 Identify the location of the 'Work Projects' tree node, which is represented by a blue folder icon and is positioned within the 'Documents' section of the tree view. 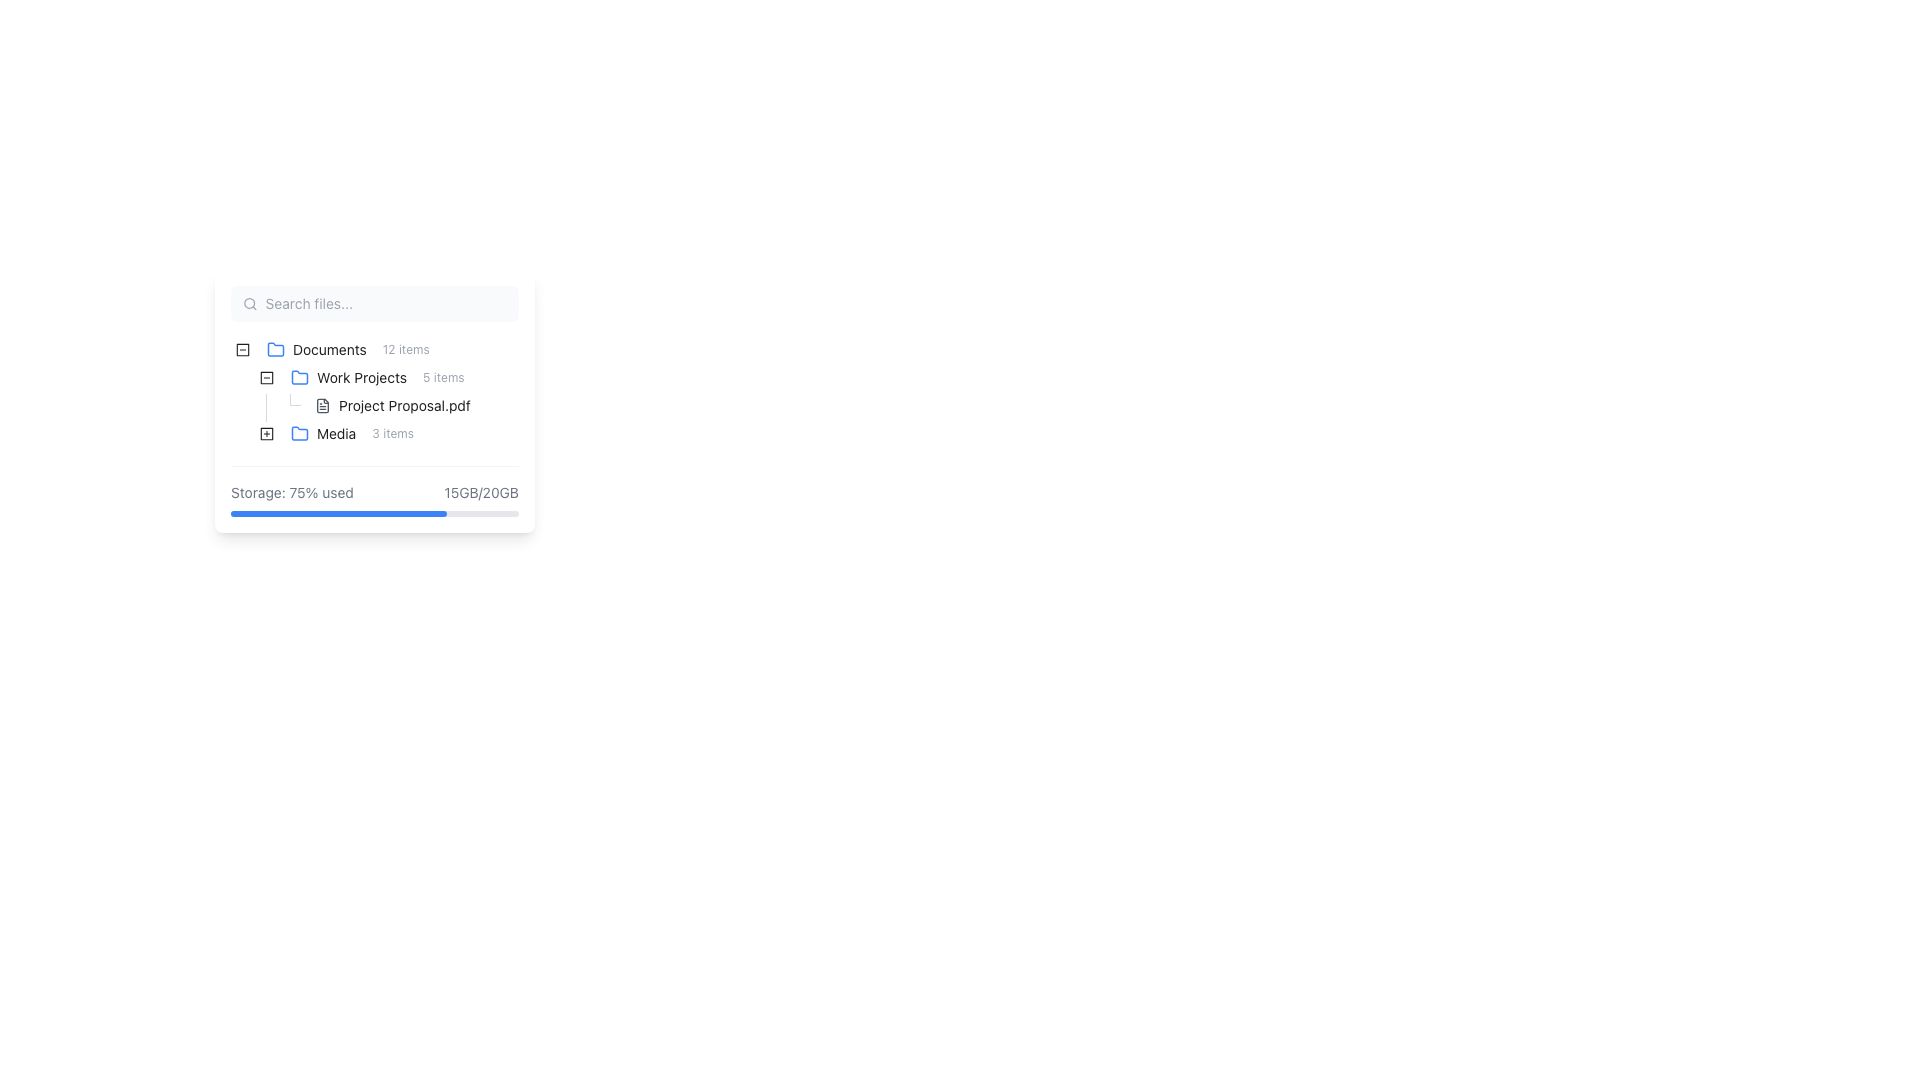
(377, 378).